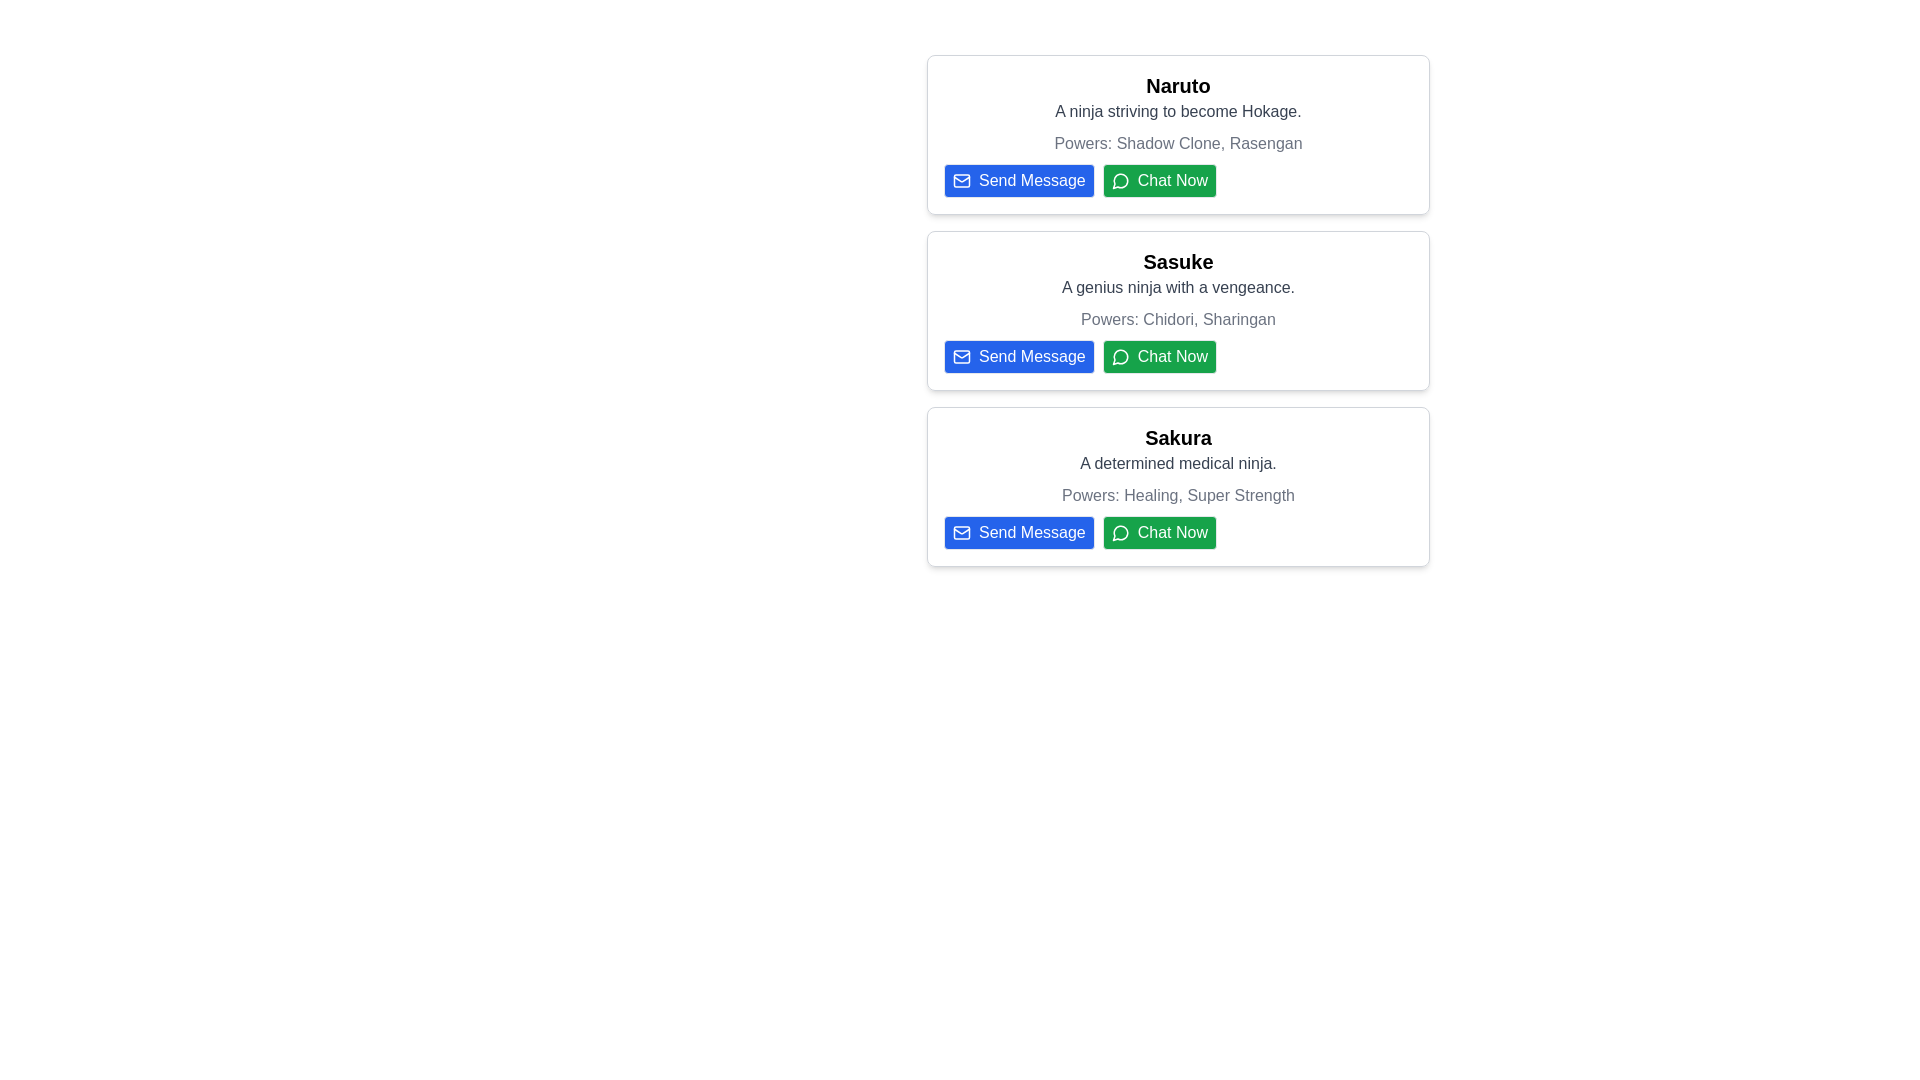 This screenshot has height=1080, width=1920. Describe the element at coordinates (1178, 437) in the screenshot. I see `the text label displaying 'Sakura', which serves as the main title of the third card in a vertical stack` at that location.